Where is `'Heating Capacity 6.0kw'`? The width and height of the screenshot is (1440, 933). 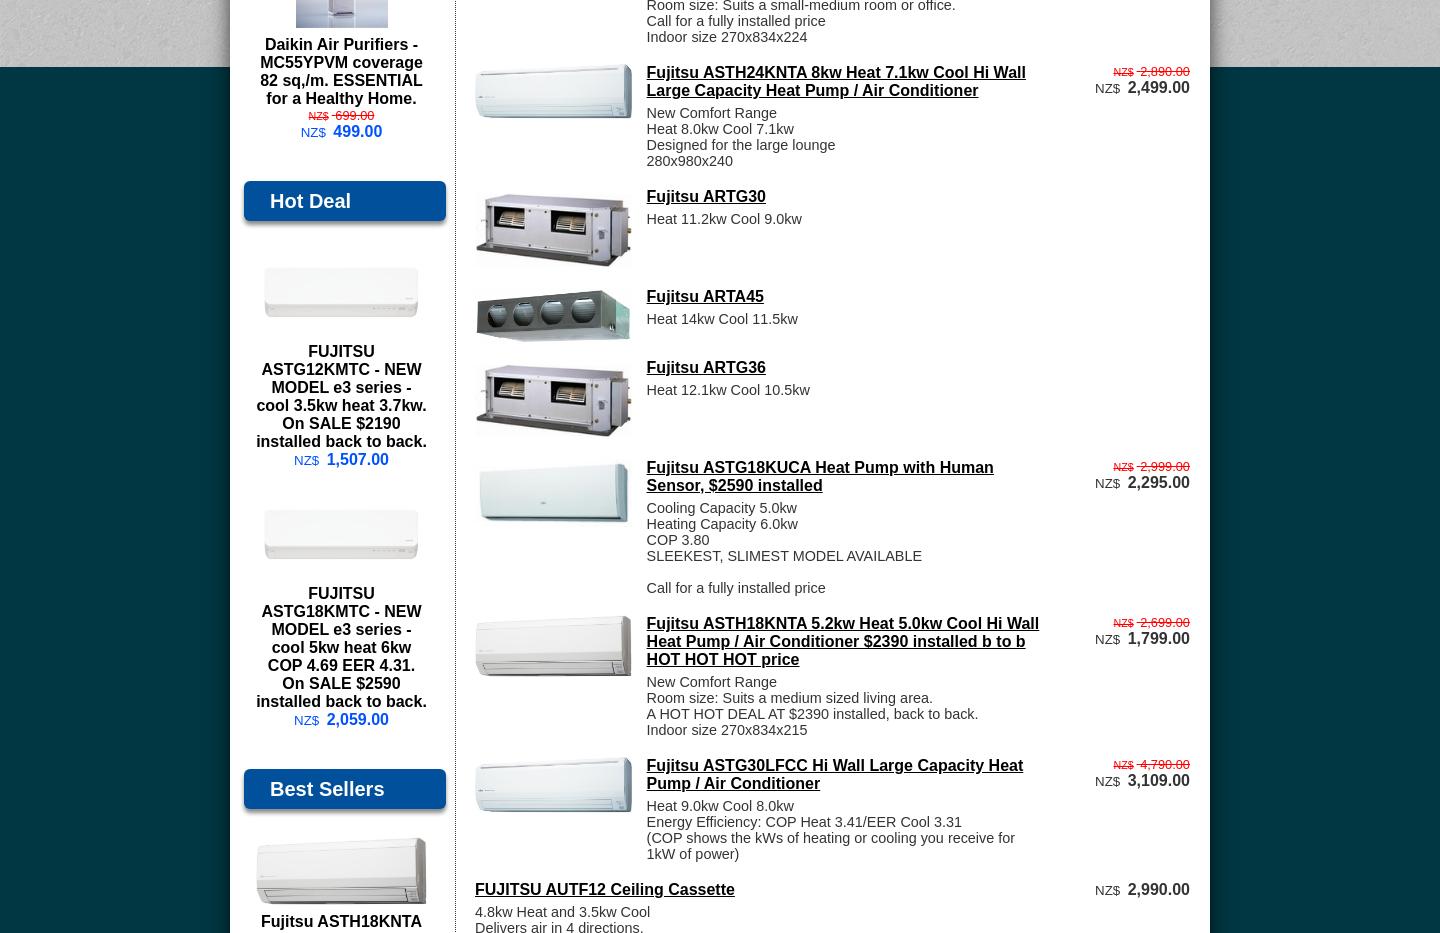
'Heating Capacity 6.0kw' is located at coordinates (720, 522).